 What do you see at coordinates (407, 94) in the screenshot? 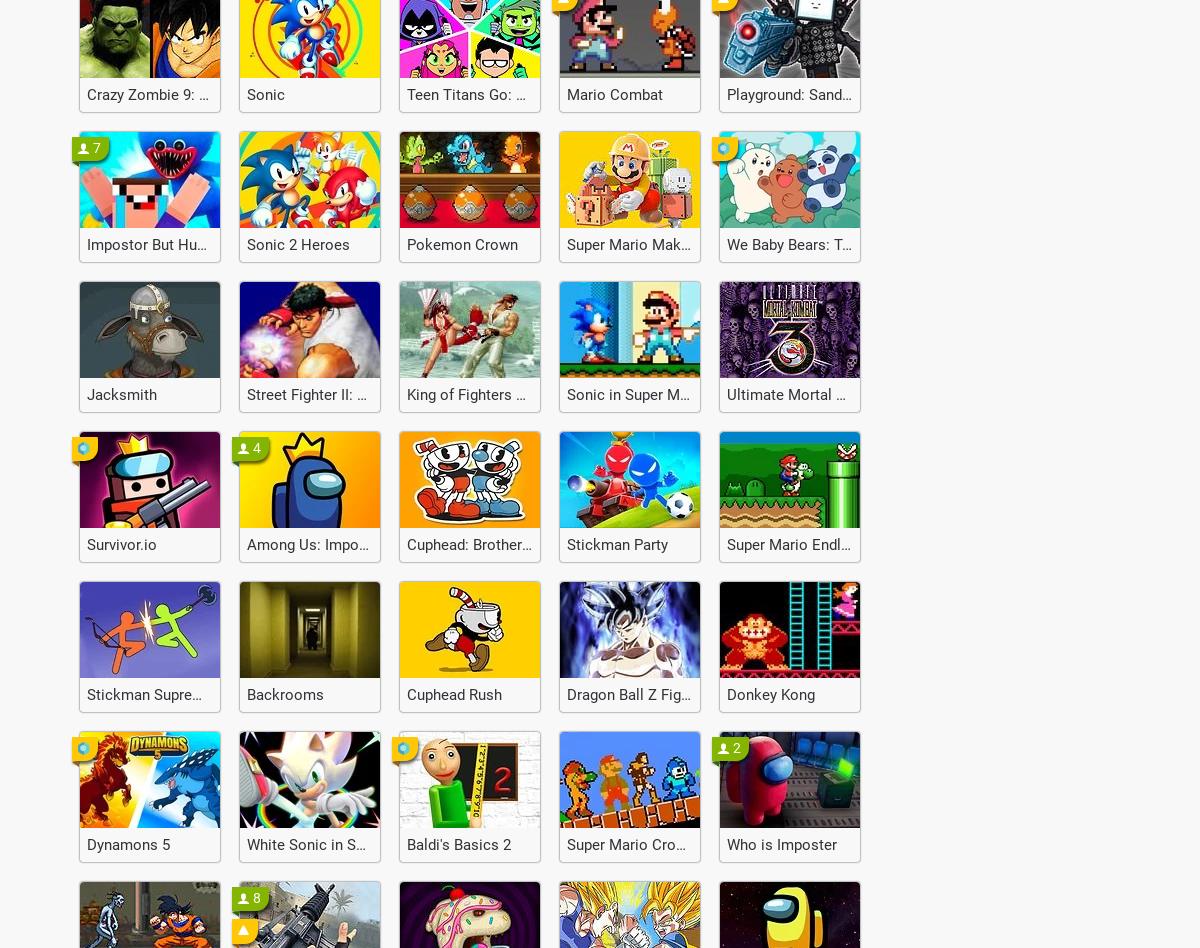
I see `'Teen Titans Go: Jump Jousts'` at bounding box center [407, 94].